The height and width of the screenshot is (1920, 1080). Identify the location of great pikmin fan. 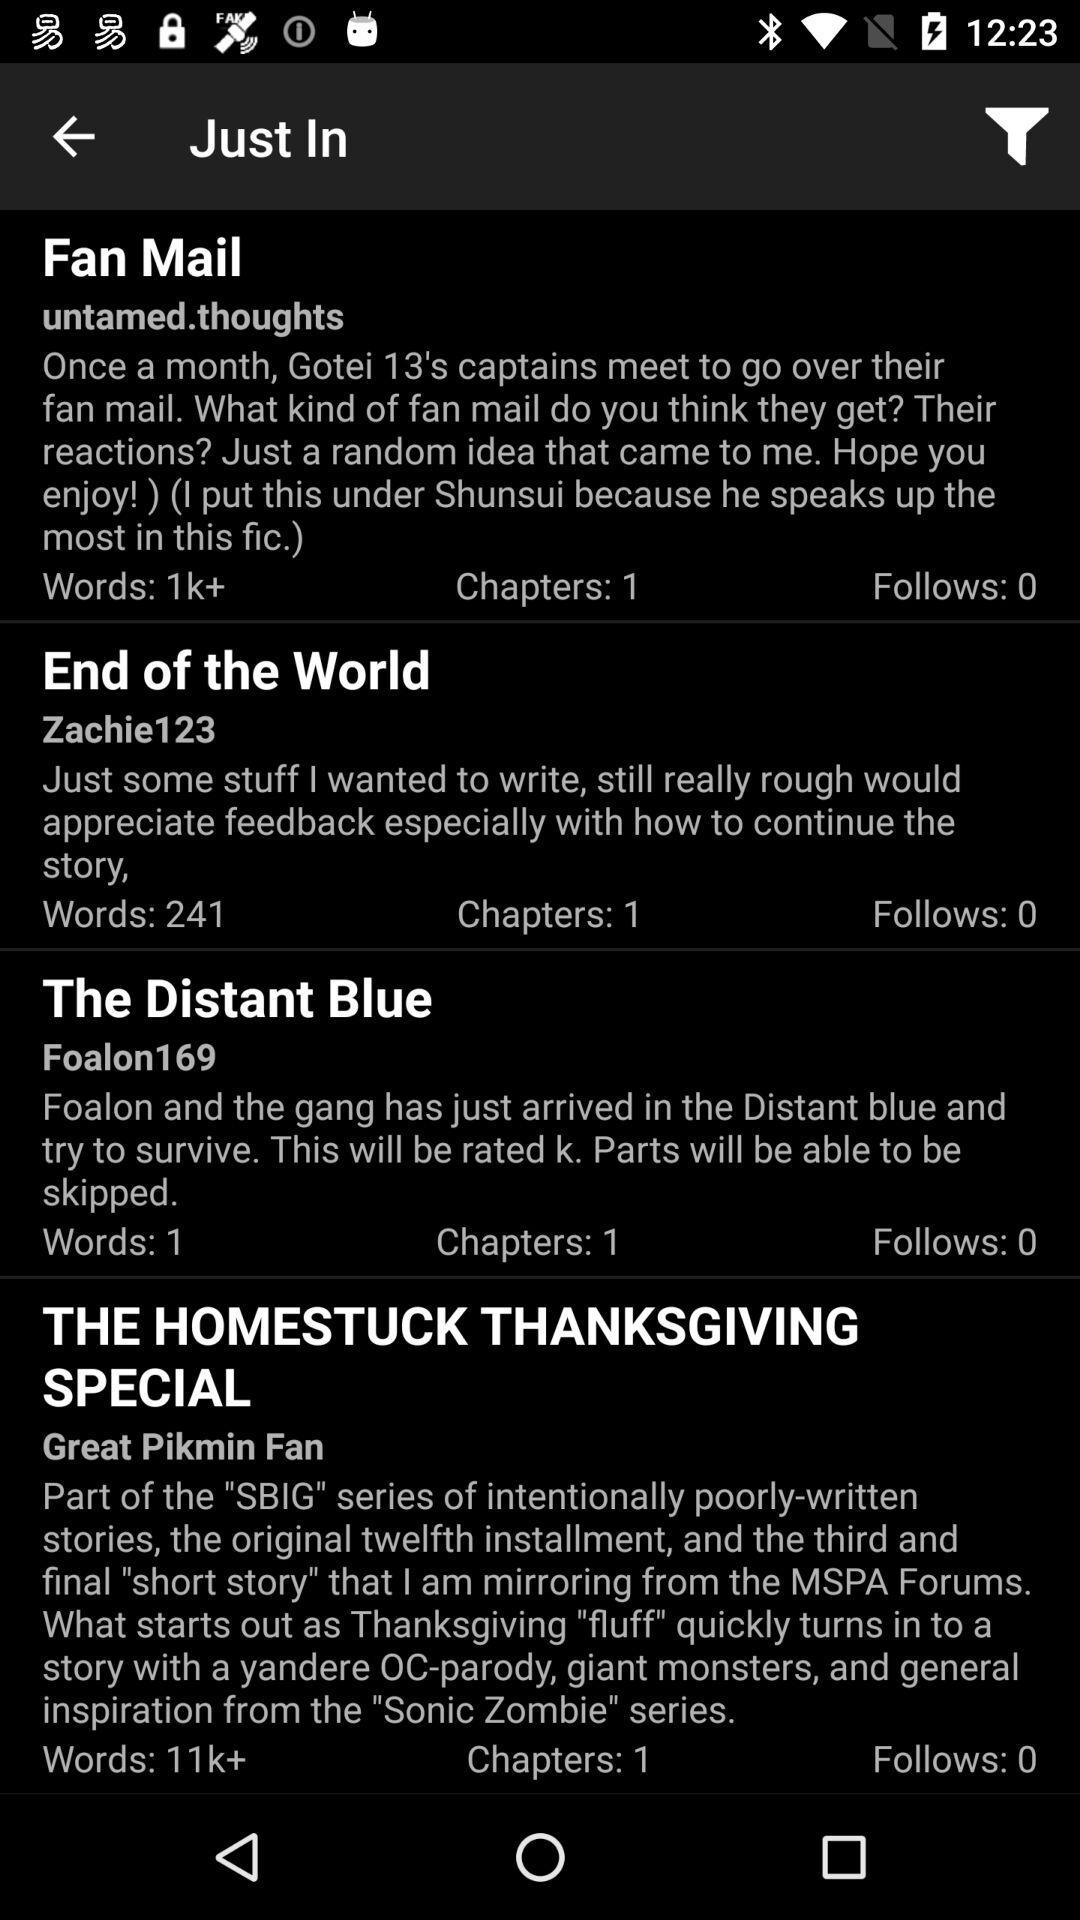
(182, 1445).